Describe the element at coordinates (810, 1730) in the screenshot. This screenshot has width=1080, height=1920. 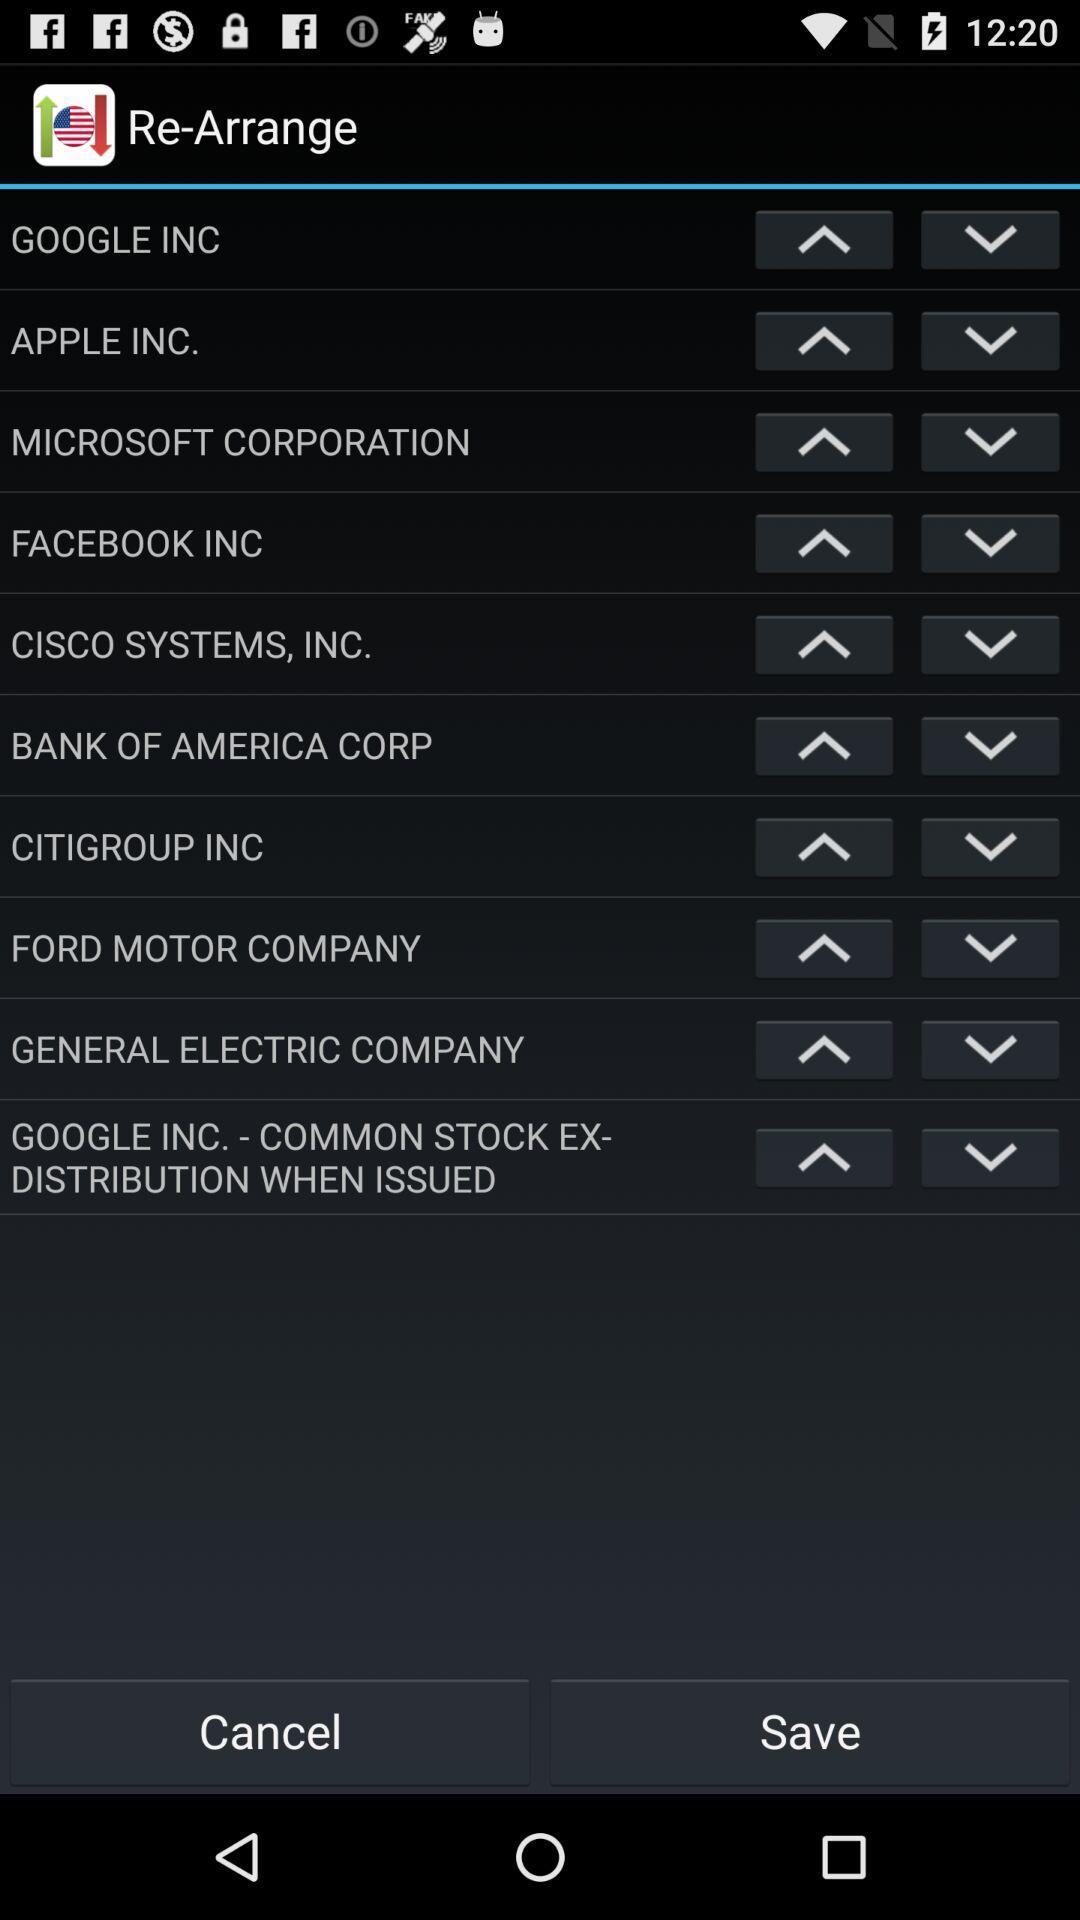
I see `icon next to cancel button` at that location.